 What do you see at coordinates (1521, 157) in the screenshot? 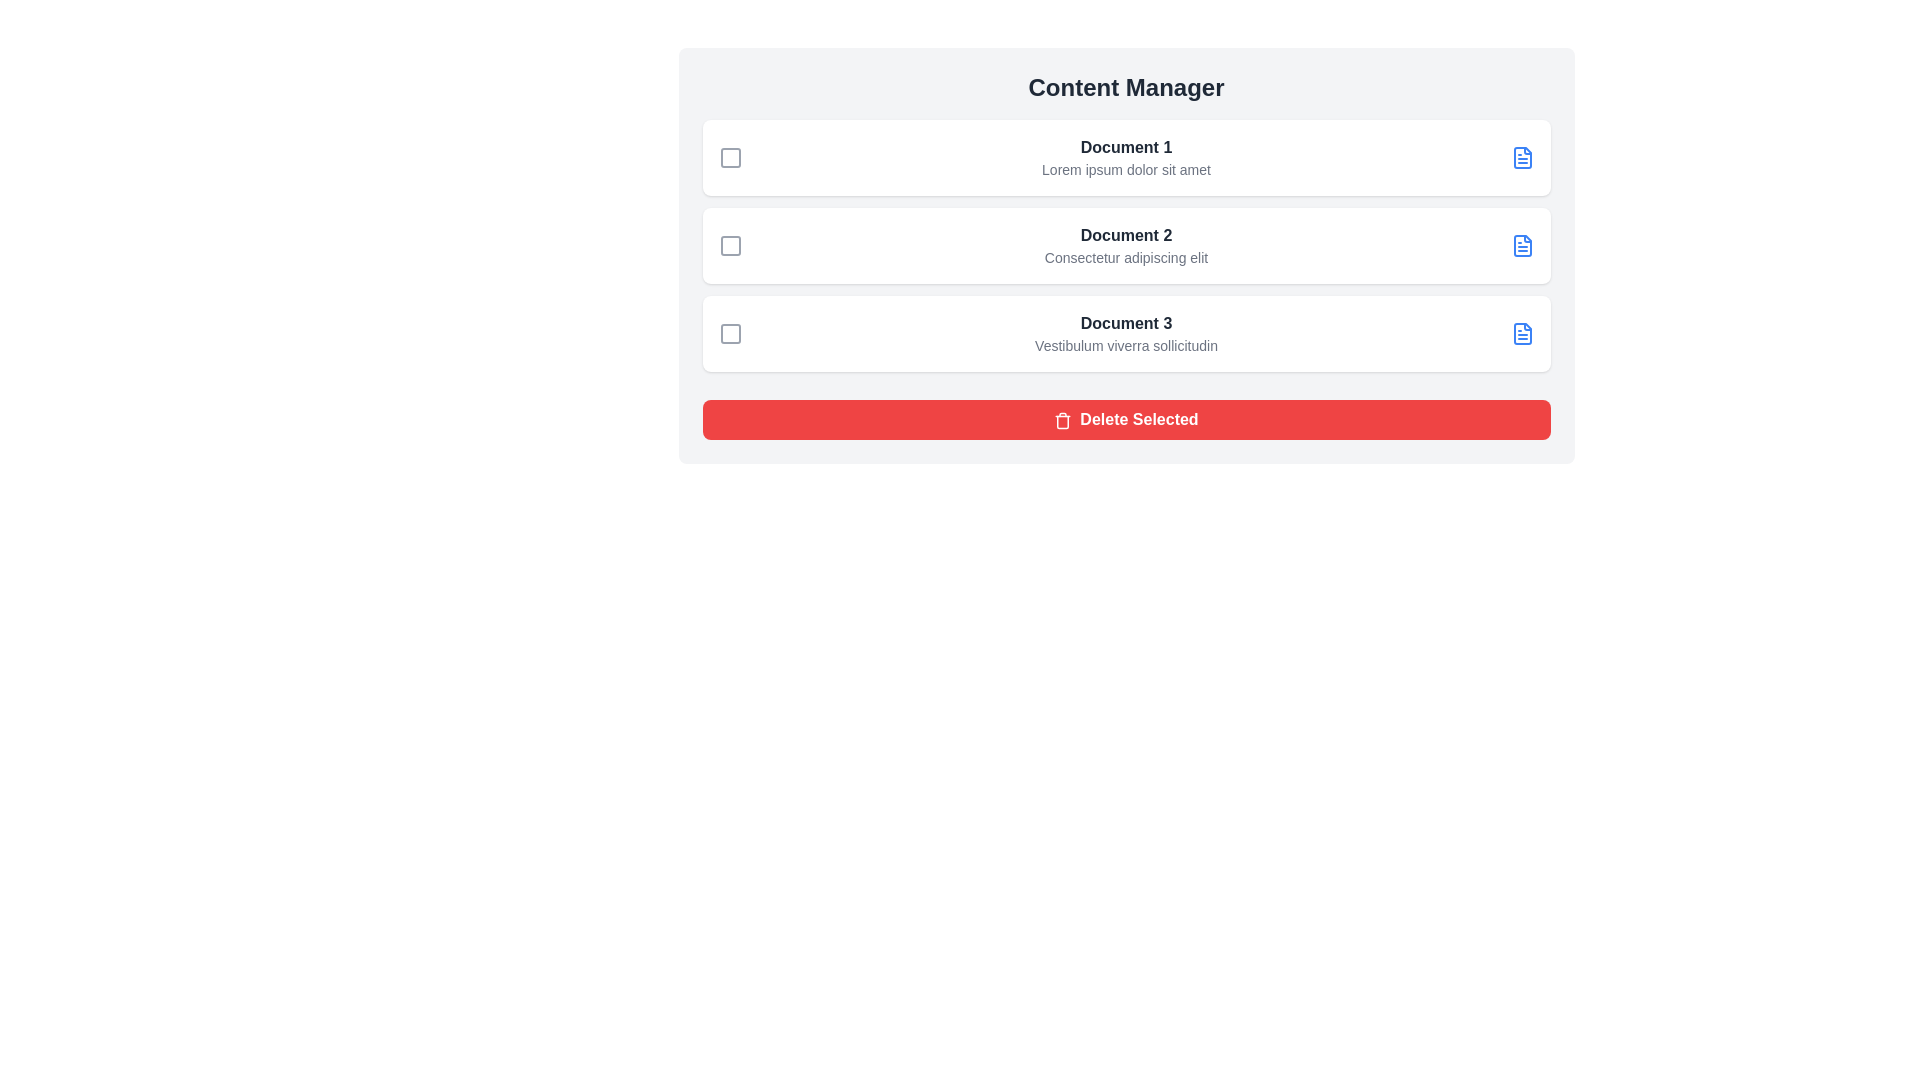
I see `the document icon for Document 1` at bounding box center [1521, 157].